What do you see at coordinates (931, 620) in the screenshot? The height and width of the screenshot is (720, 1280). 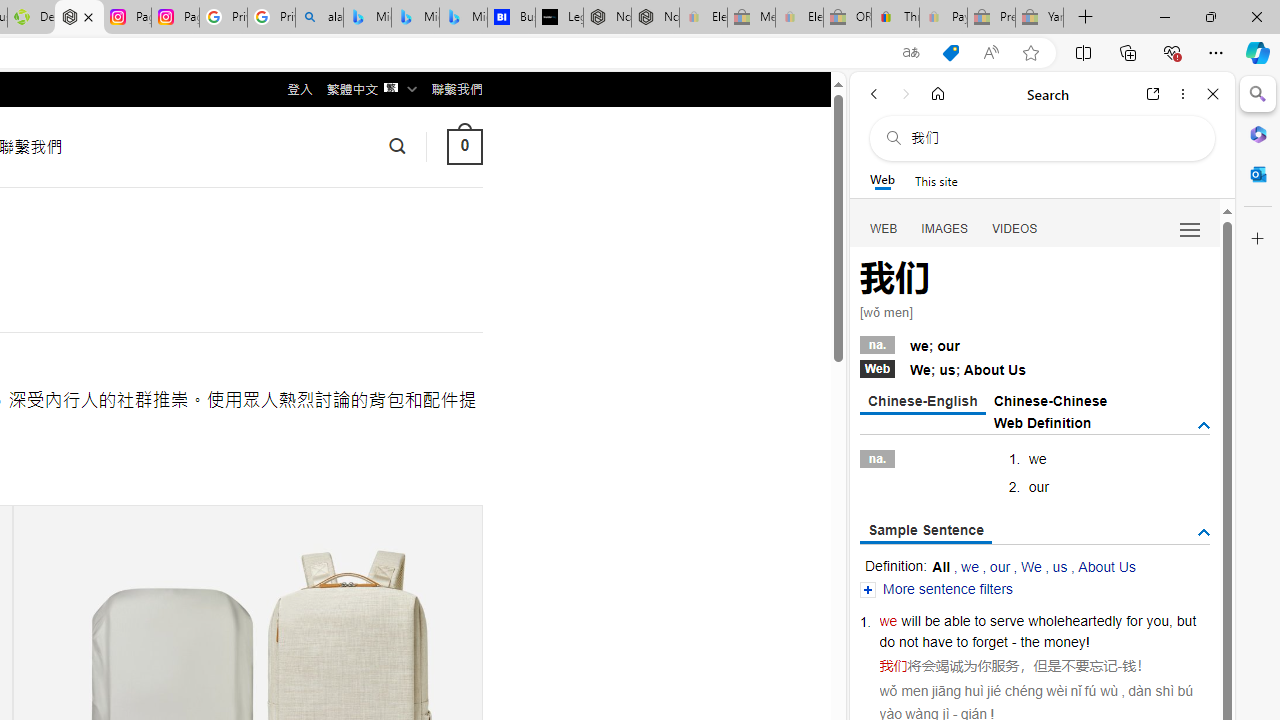 I see `'be'` at bounding box center [931, 620].